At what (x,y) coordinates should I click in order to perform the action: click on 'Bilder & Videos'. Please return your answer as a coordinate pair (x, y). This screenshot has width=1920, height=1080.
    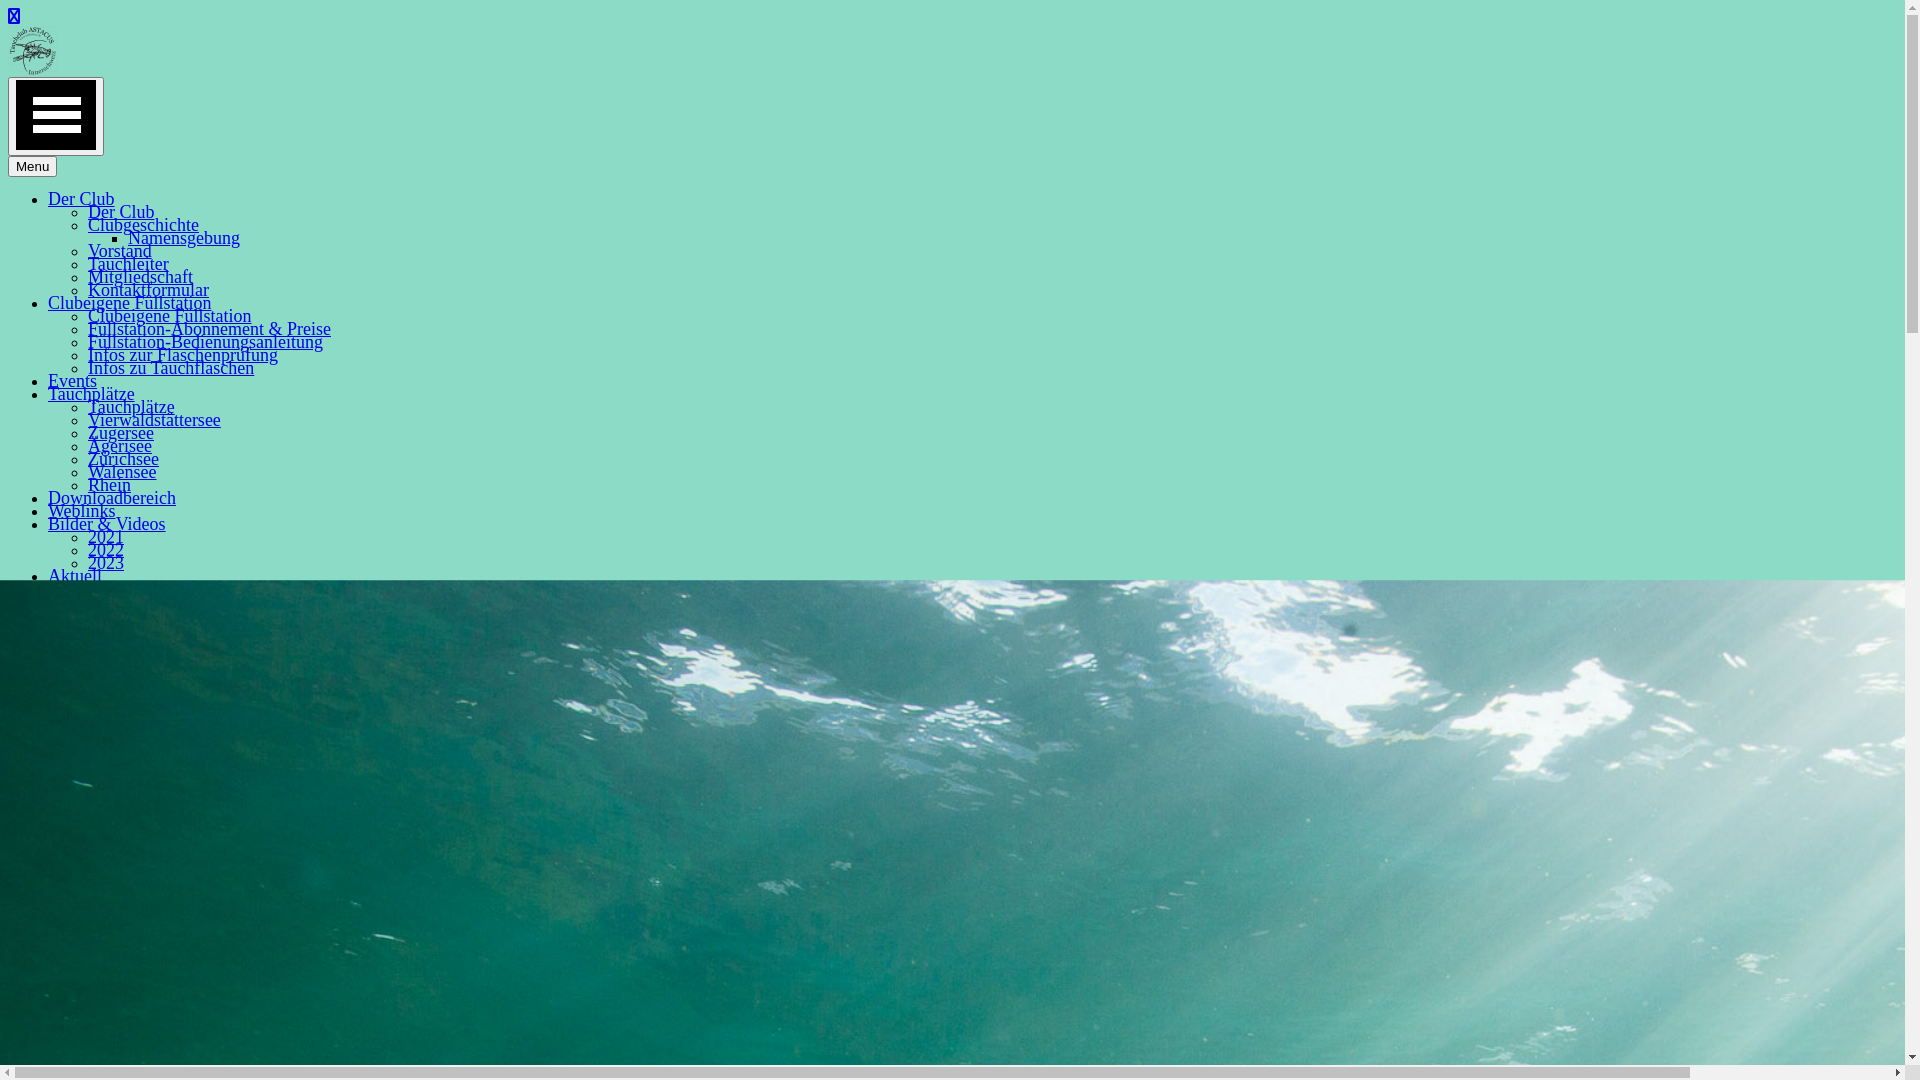
    Looking at the image, I should click on (105, 523).